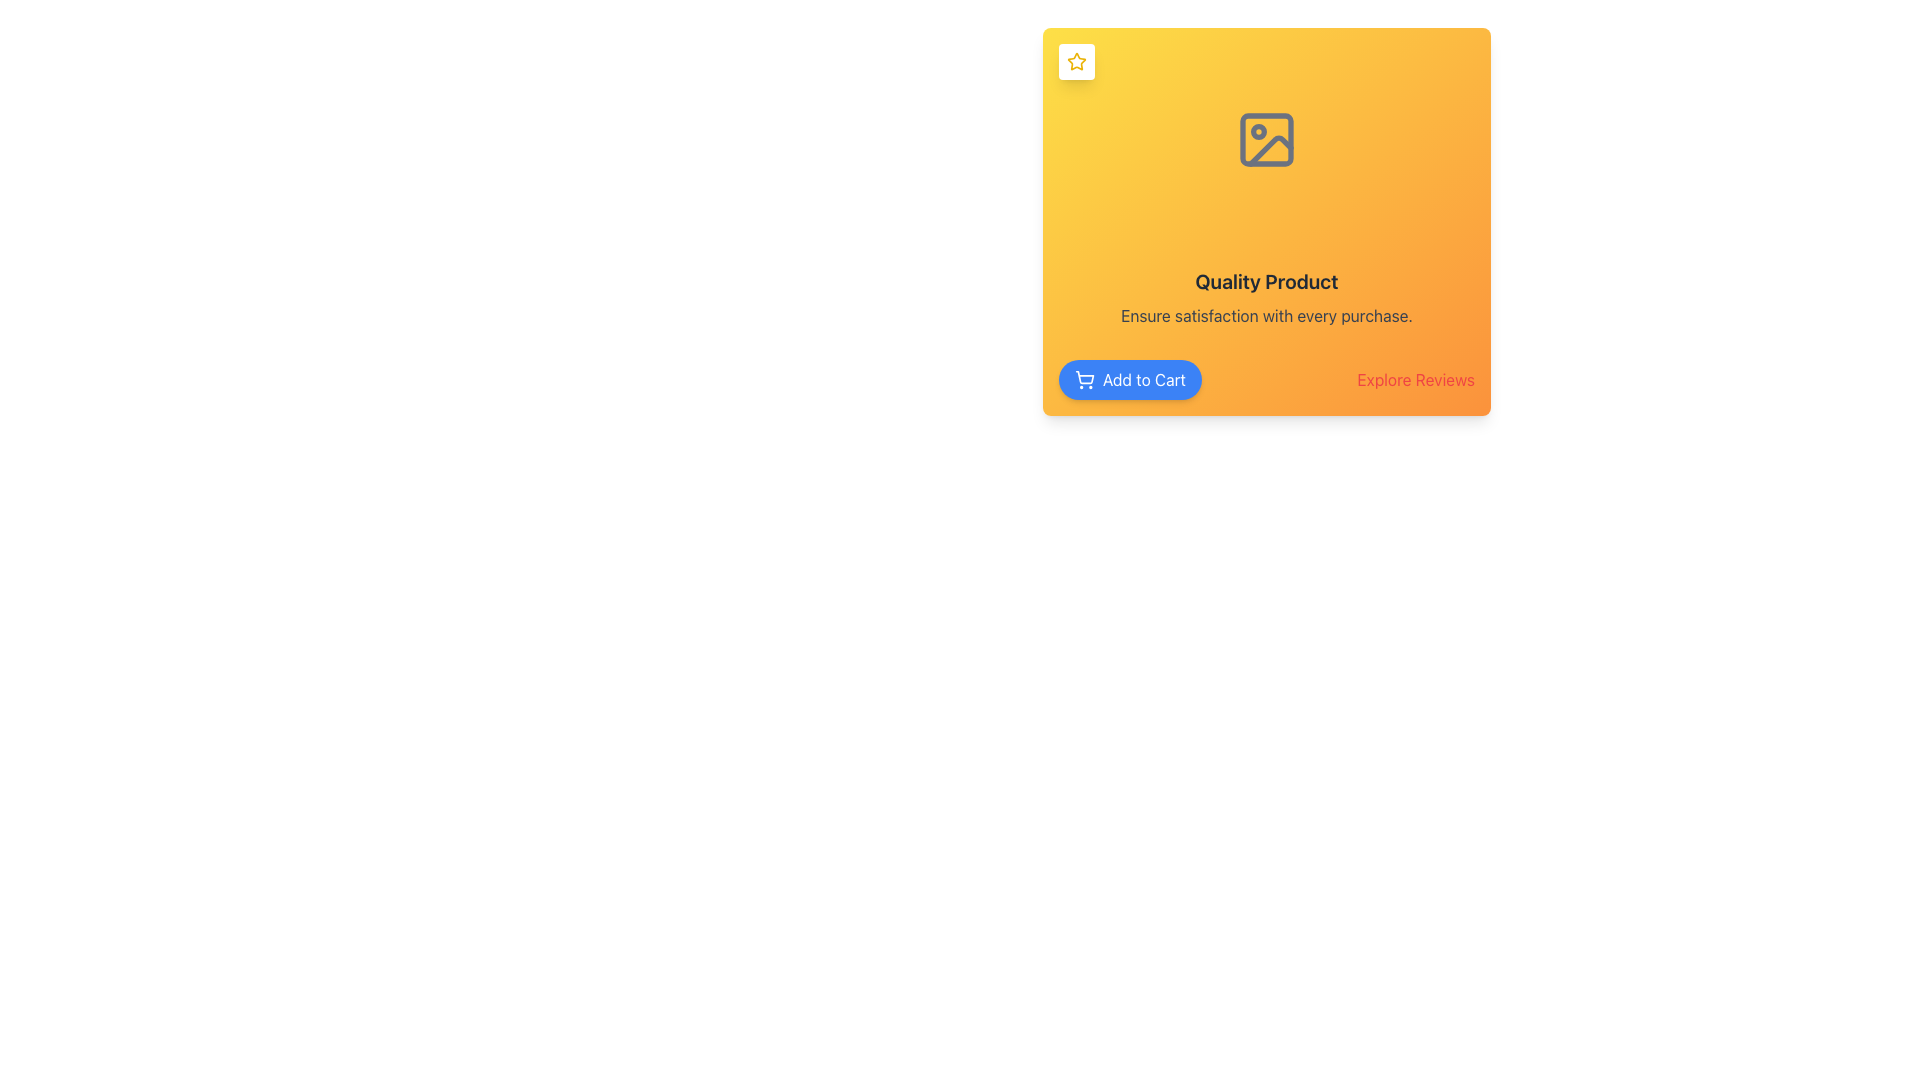  What do you see at coordinates (1083, 380) in the screenshot?
I see `the shopping cart icon that is part of the 'Add to Cart' button, which is located to the left of the button text and positioned below the product description` at bounding box center [1083, 380].